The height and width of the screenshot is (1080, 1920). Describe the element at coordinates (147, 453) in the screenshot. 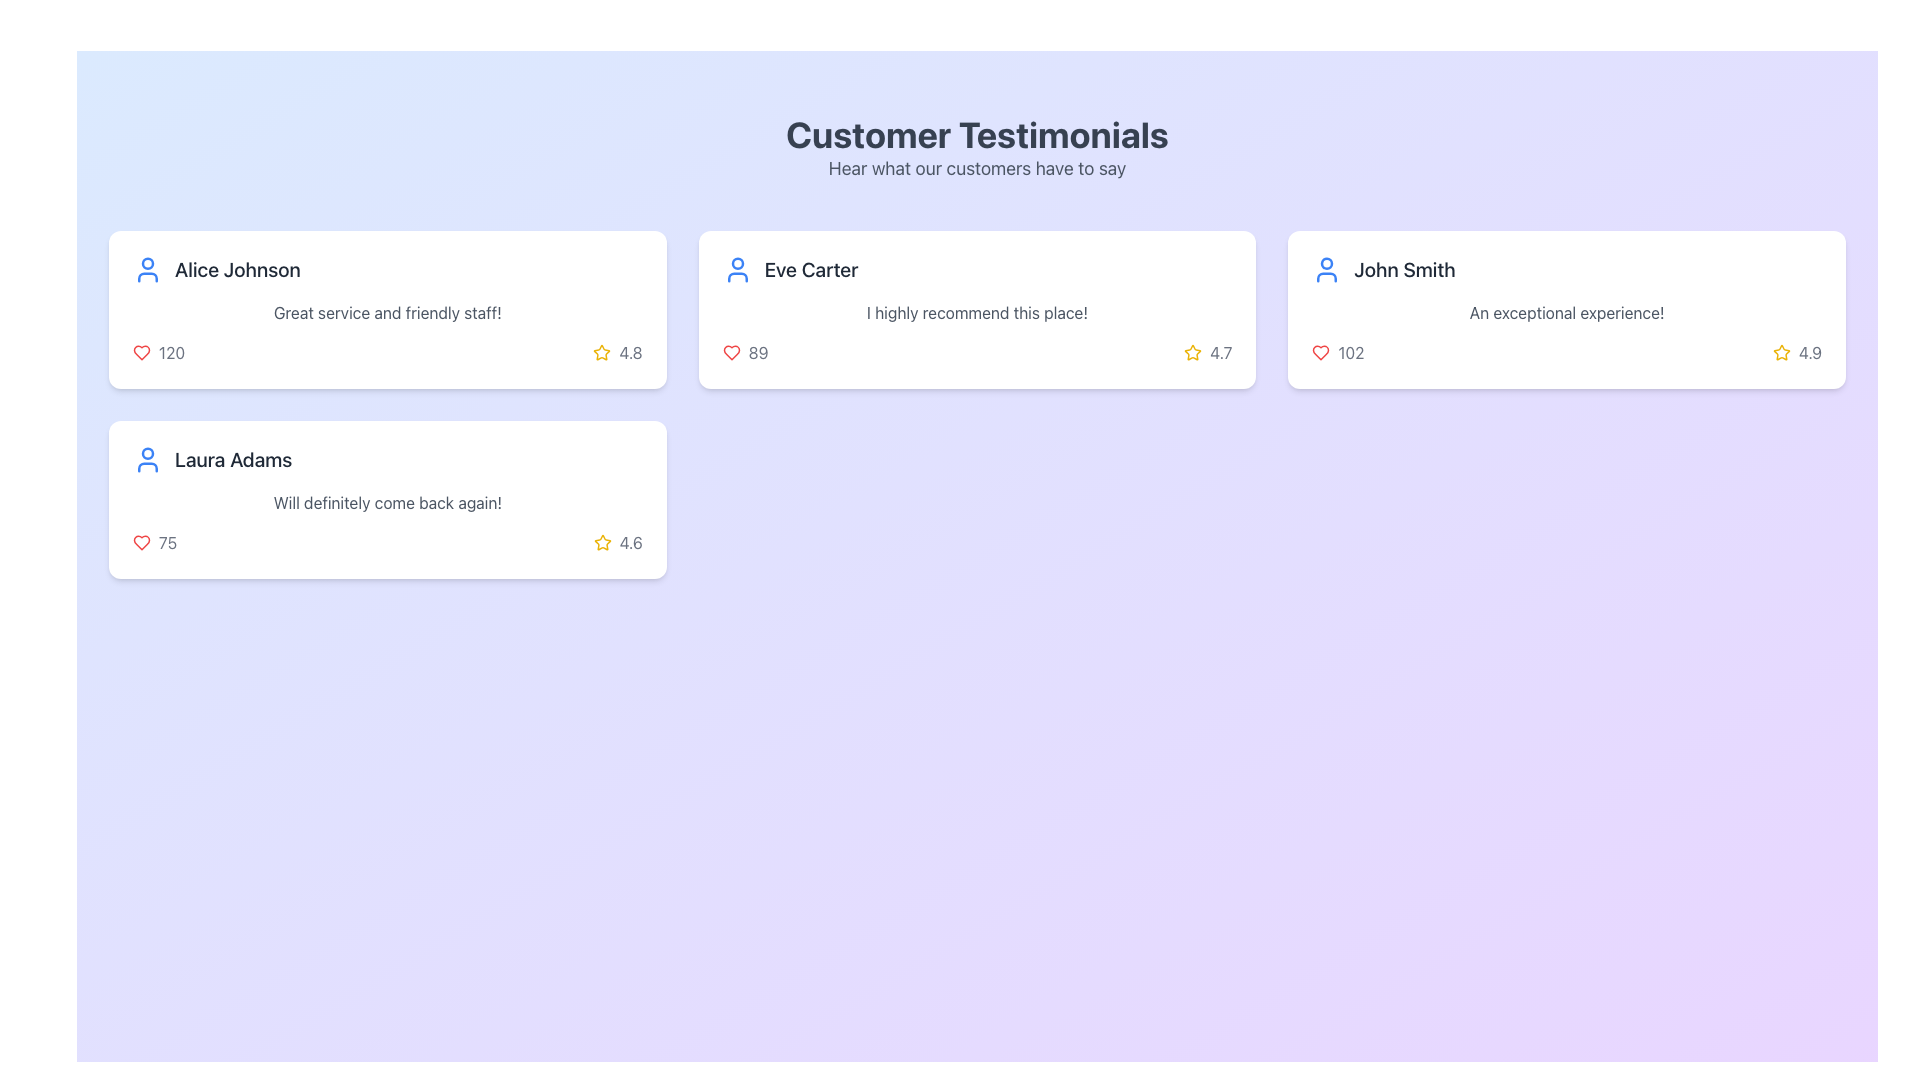

I see `the small blue circle within the SVG user profile icon, which is positioned to the left of the name 'Laura Adams' in the testimonial card layout` at that location.